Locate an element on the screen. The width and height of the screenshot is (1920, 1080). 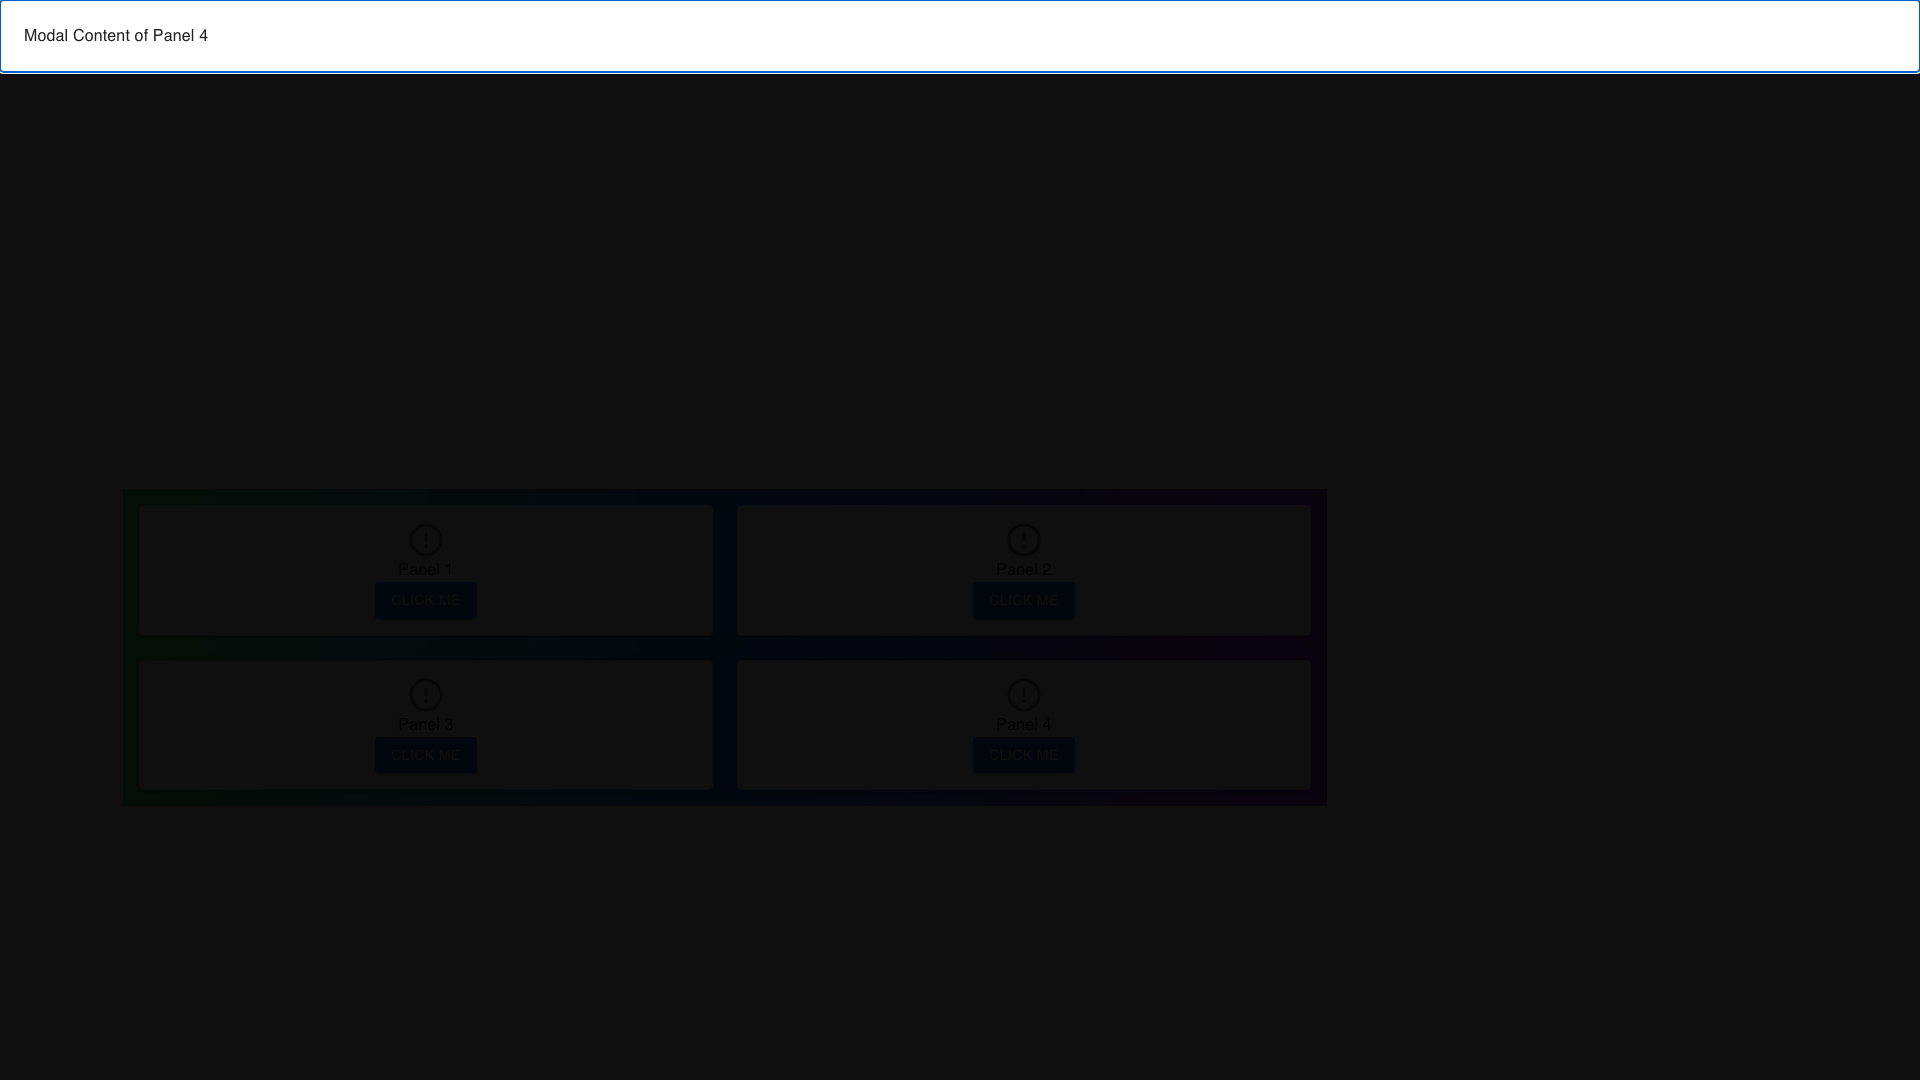
the button located on the third panel in the lower left quadrant of a four-panel layout is located at coordinates (425, 724).